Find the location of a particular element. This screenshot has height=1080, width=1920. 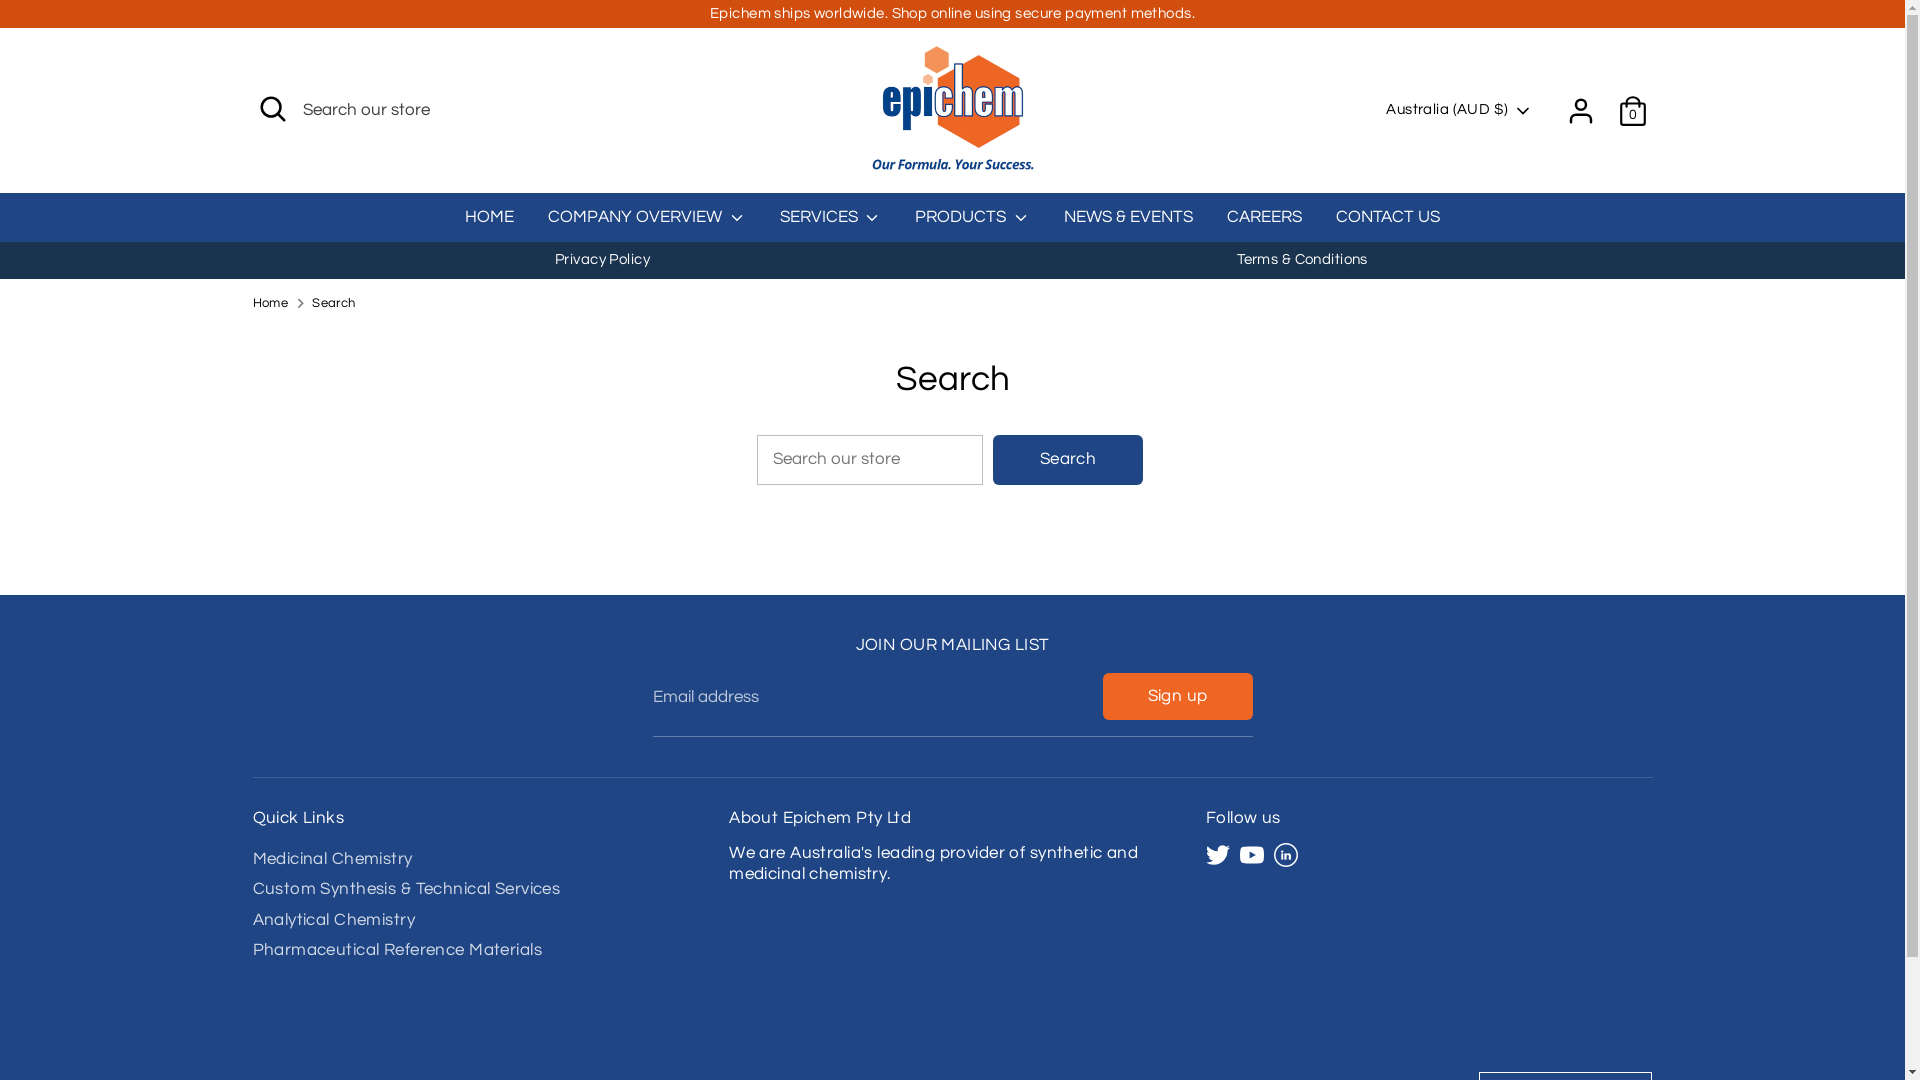

'Home' is located at coordinates (268, 303).